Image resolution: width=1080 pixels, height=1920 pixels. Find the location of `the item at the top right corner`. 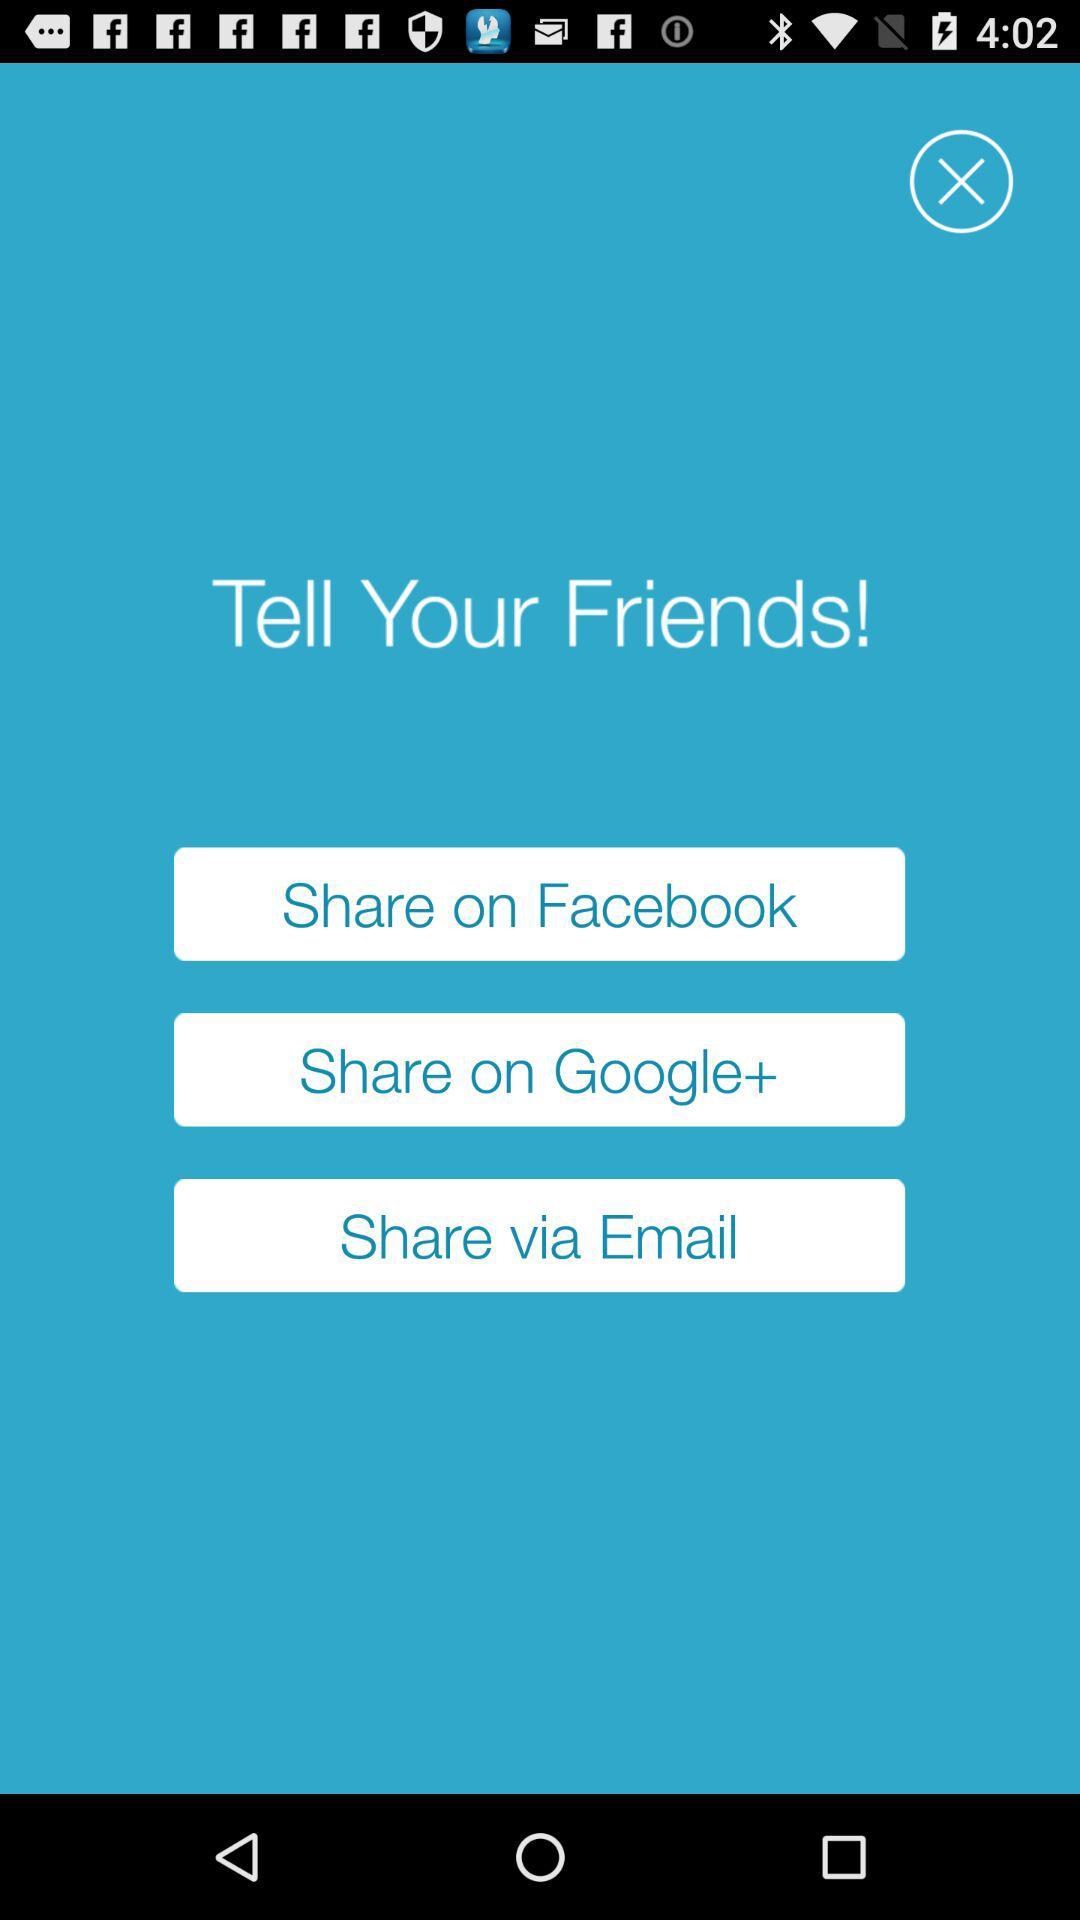

the item at the top right corner is located at coordinates (960, 181).